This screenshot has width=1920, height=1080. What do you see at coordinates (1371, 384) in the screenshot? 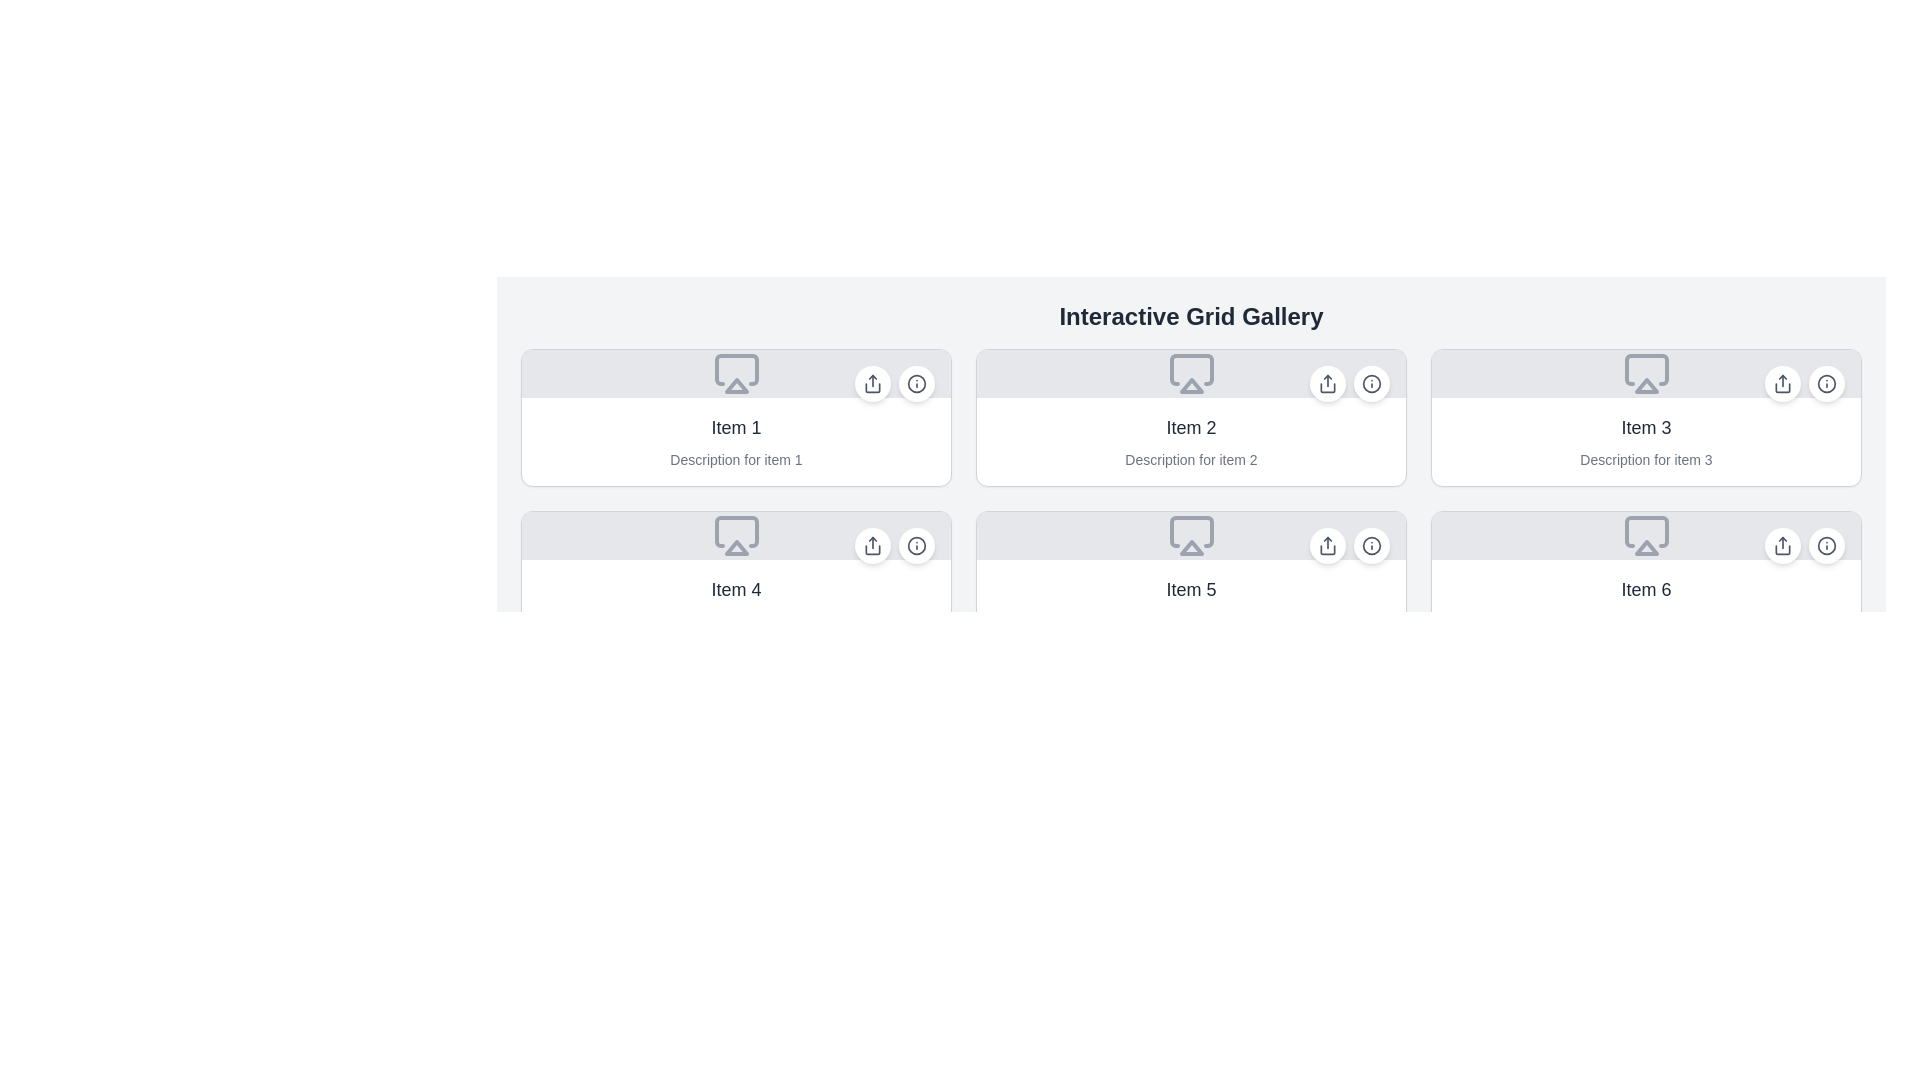
I see `properties of the circular icon element that is part of the SVG info icon set, identified by its distinct border and circular shape` at bounding box center [1371, 384].